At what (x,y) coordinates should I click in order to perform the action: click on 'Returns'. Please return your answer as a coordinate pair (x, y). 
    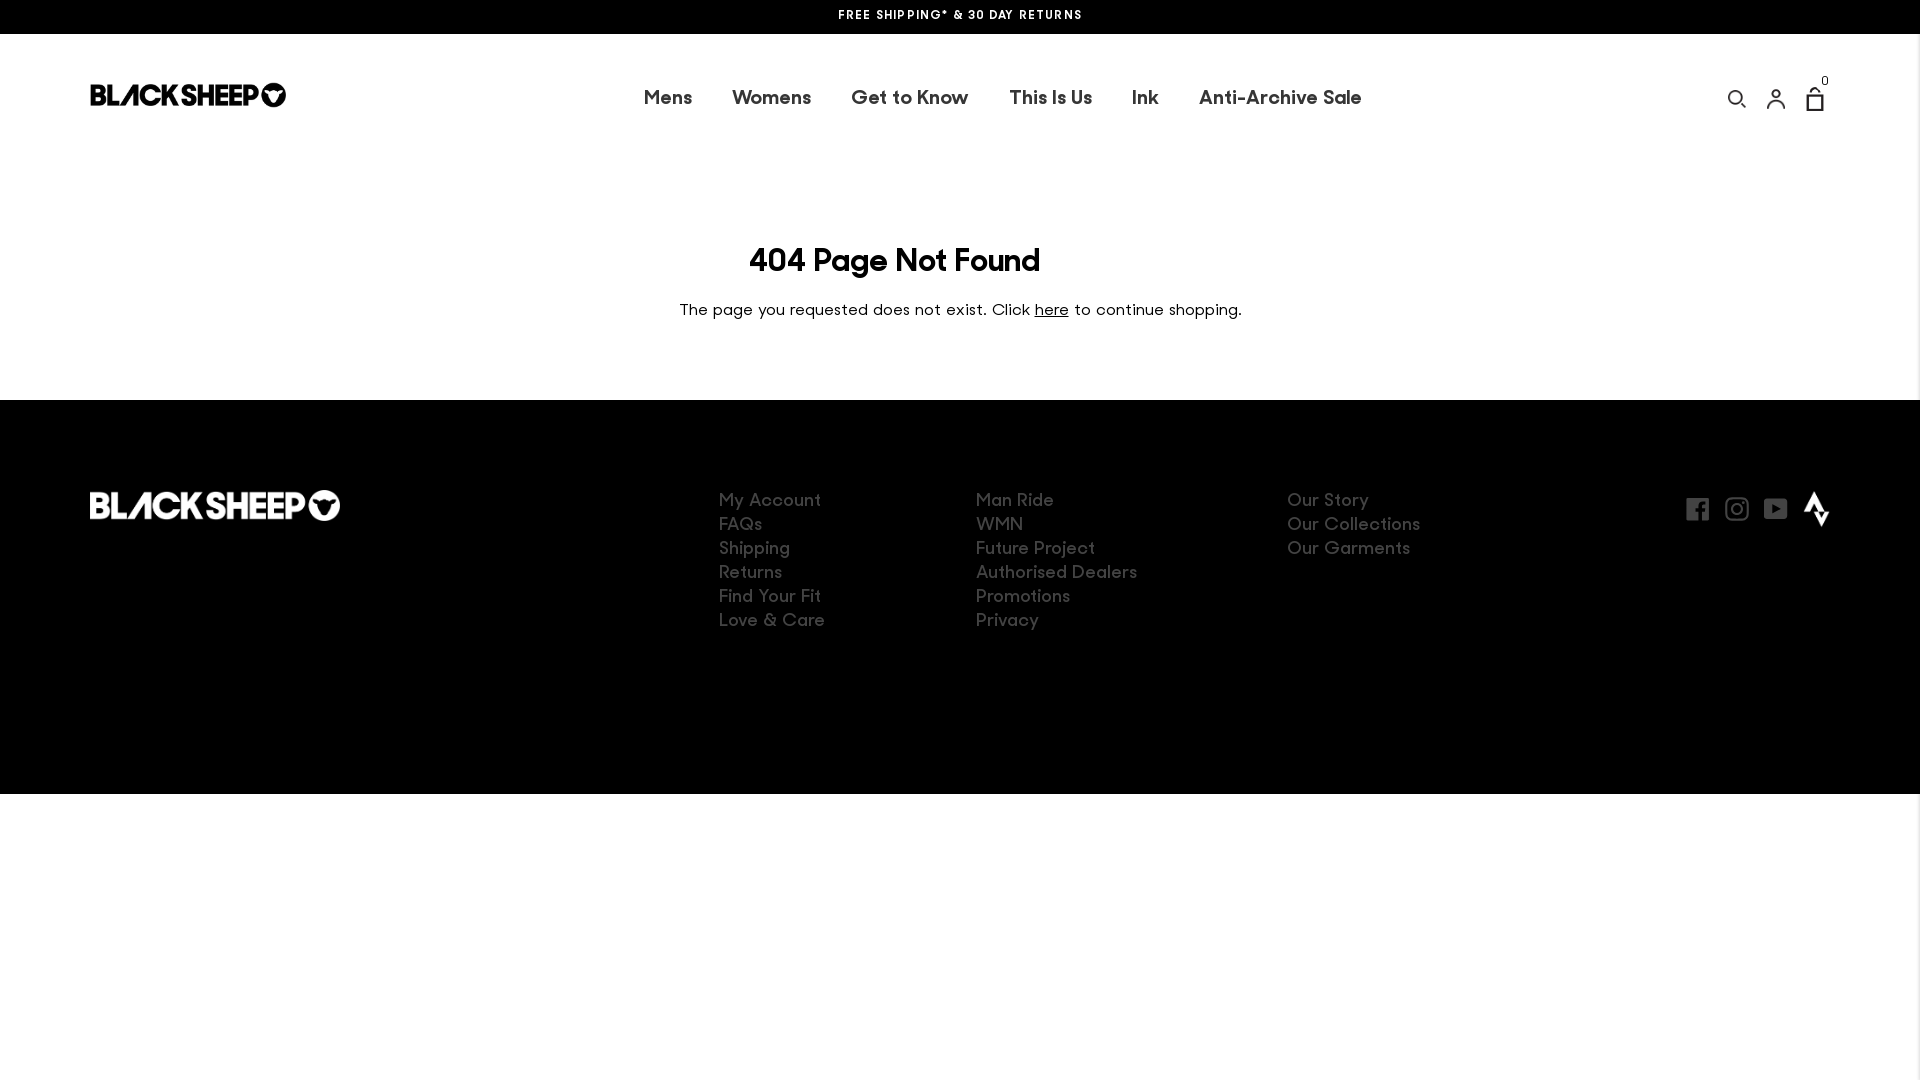
    Looking at the image, I should click on (719, 573).